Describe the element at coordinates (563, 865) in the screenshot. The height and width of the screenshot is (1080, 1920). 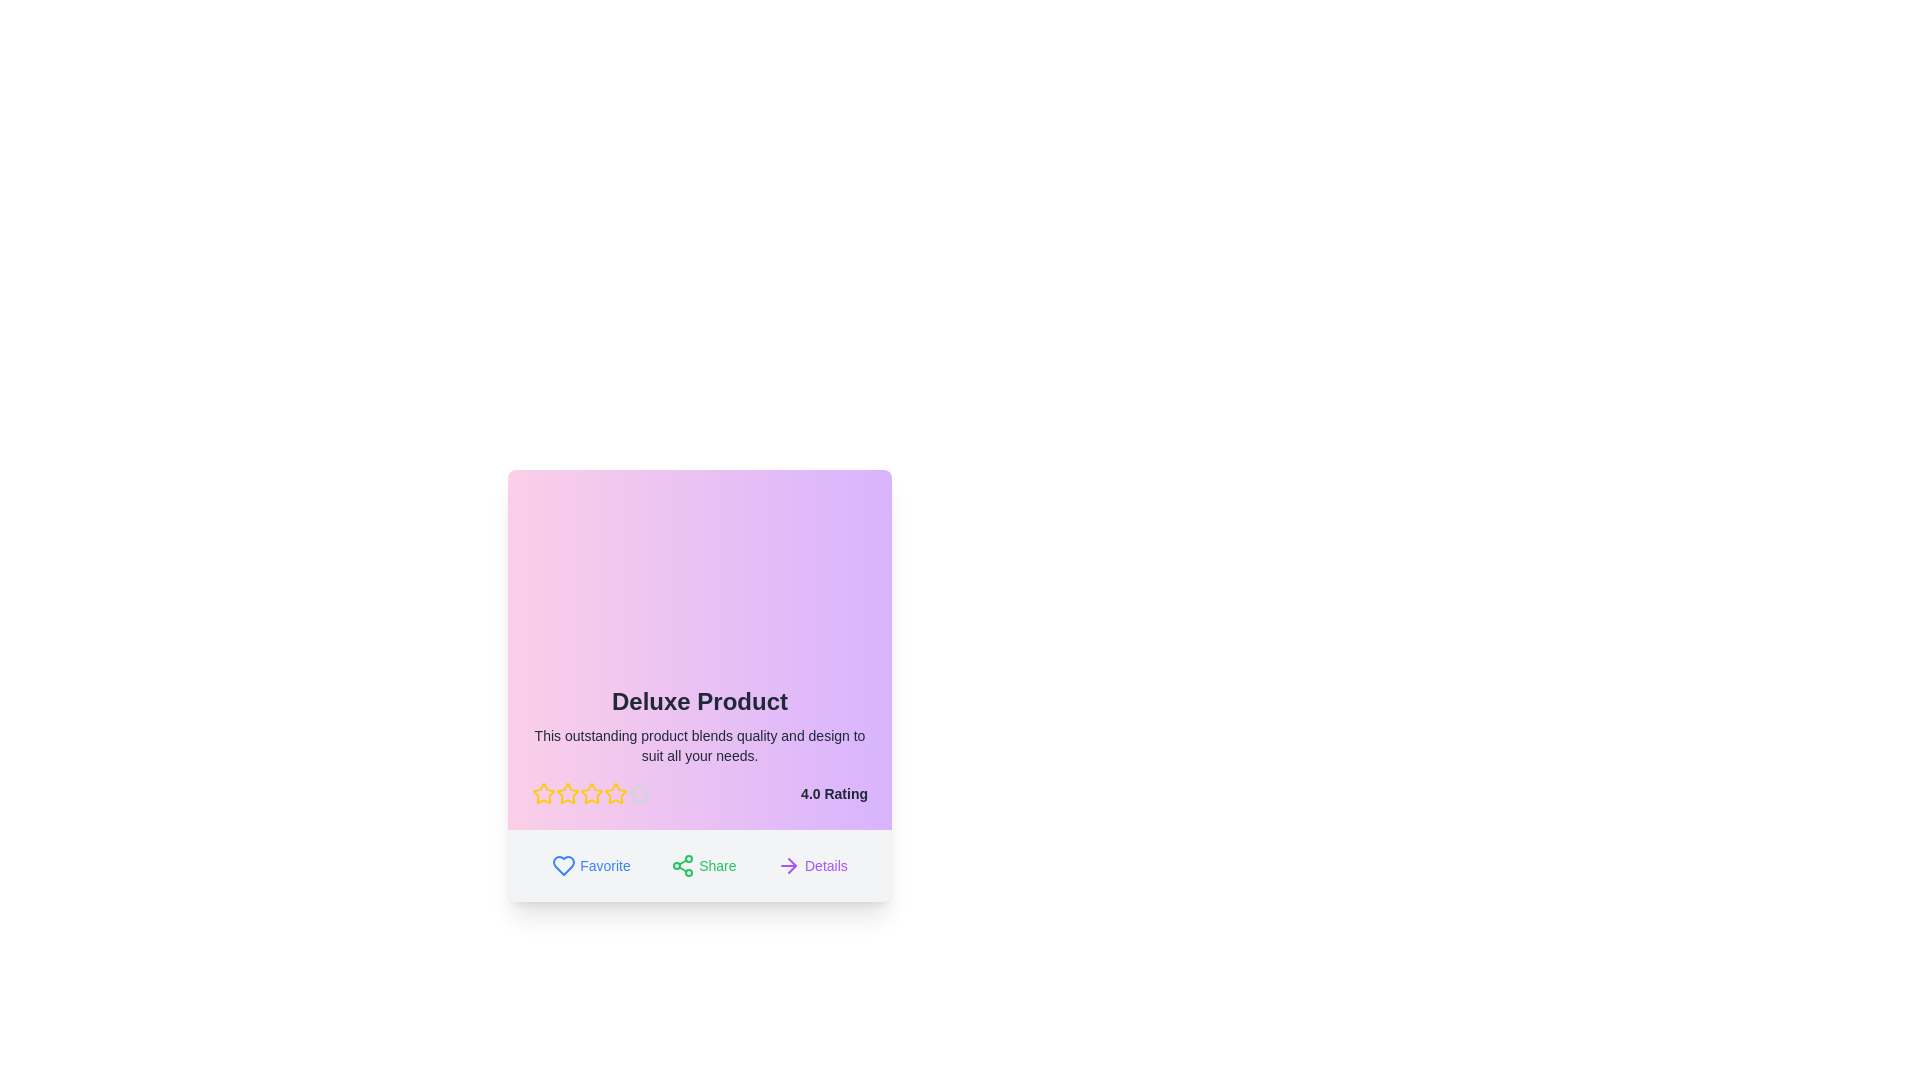
I see `the heart icon in the bottom-left corner of the 'Deluxe Product' card to mark or unmark it as a favorite` at that location.